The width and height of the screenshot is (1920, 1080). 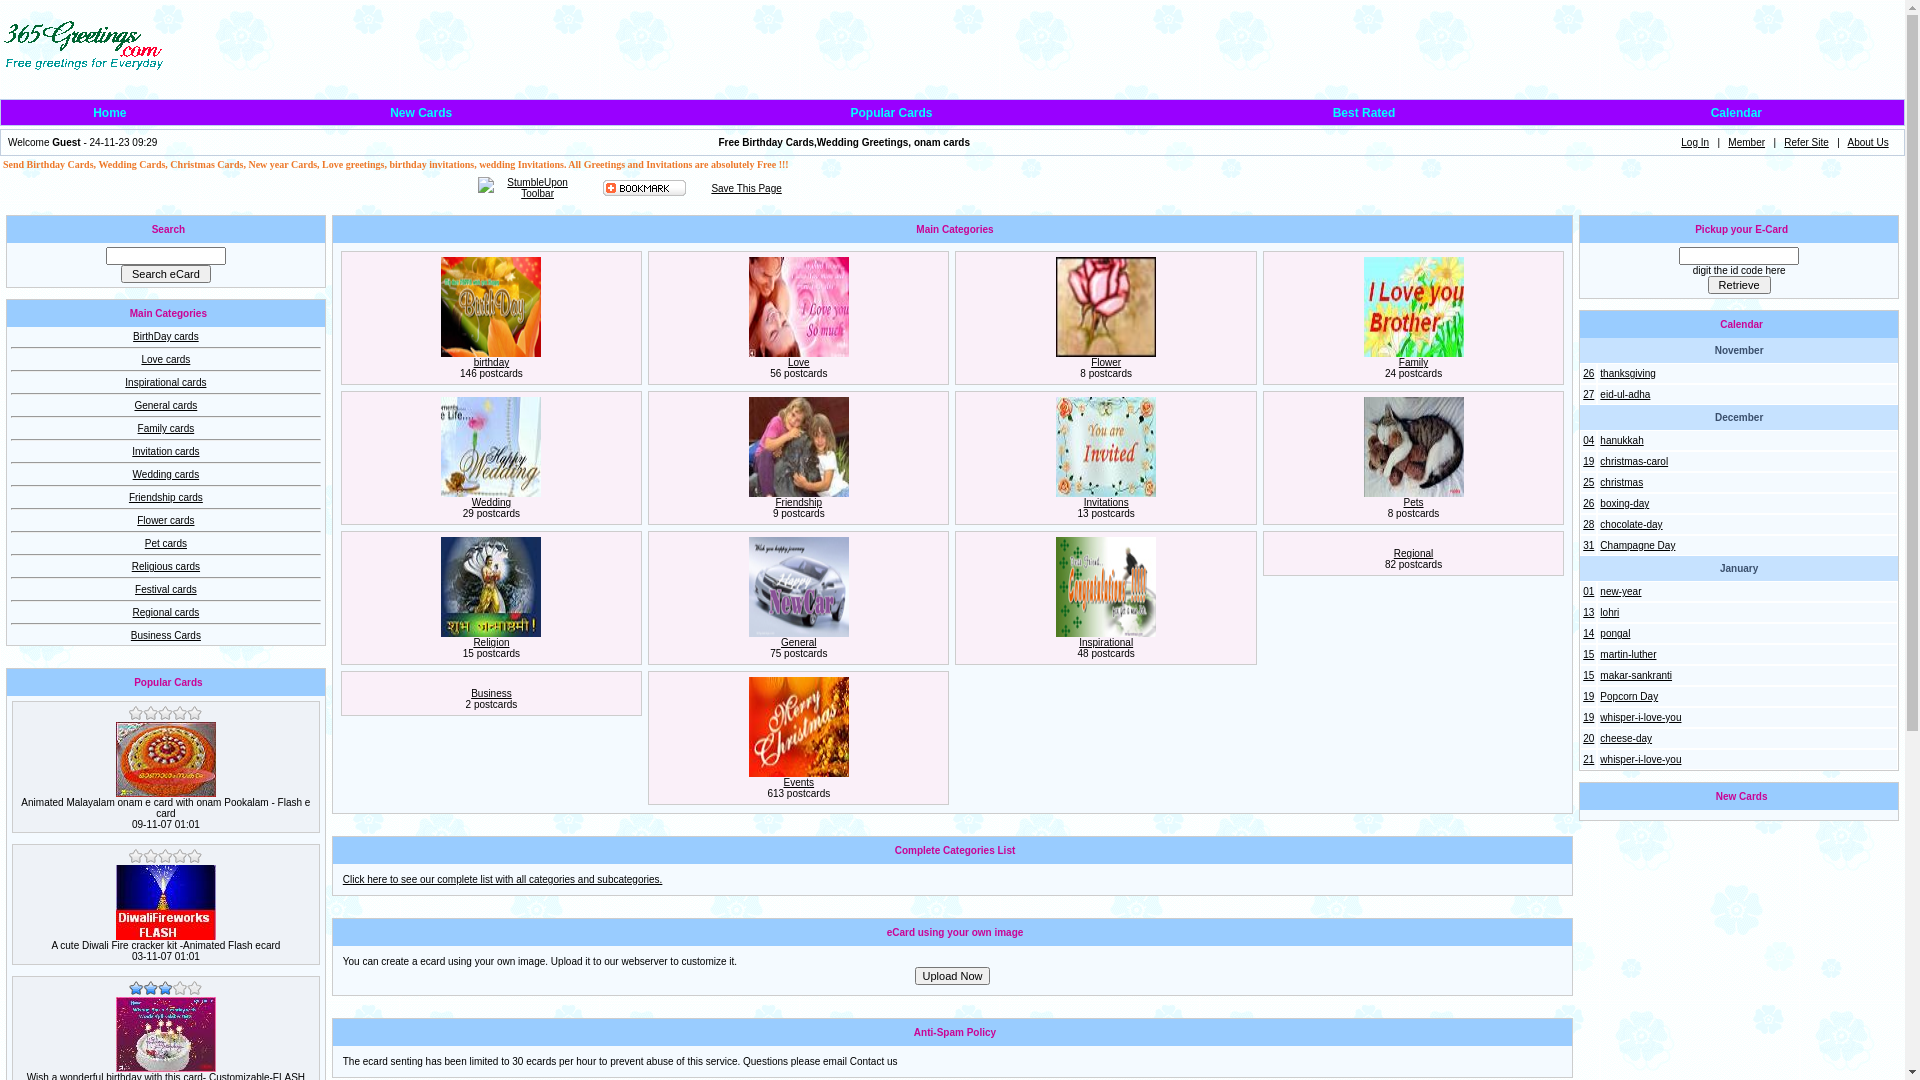 What do you see at coordinates (797, 501) in the screenshot?
I see `'Friendship'` at bounding box center [797, 501].